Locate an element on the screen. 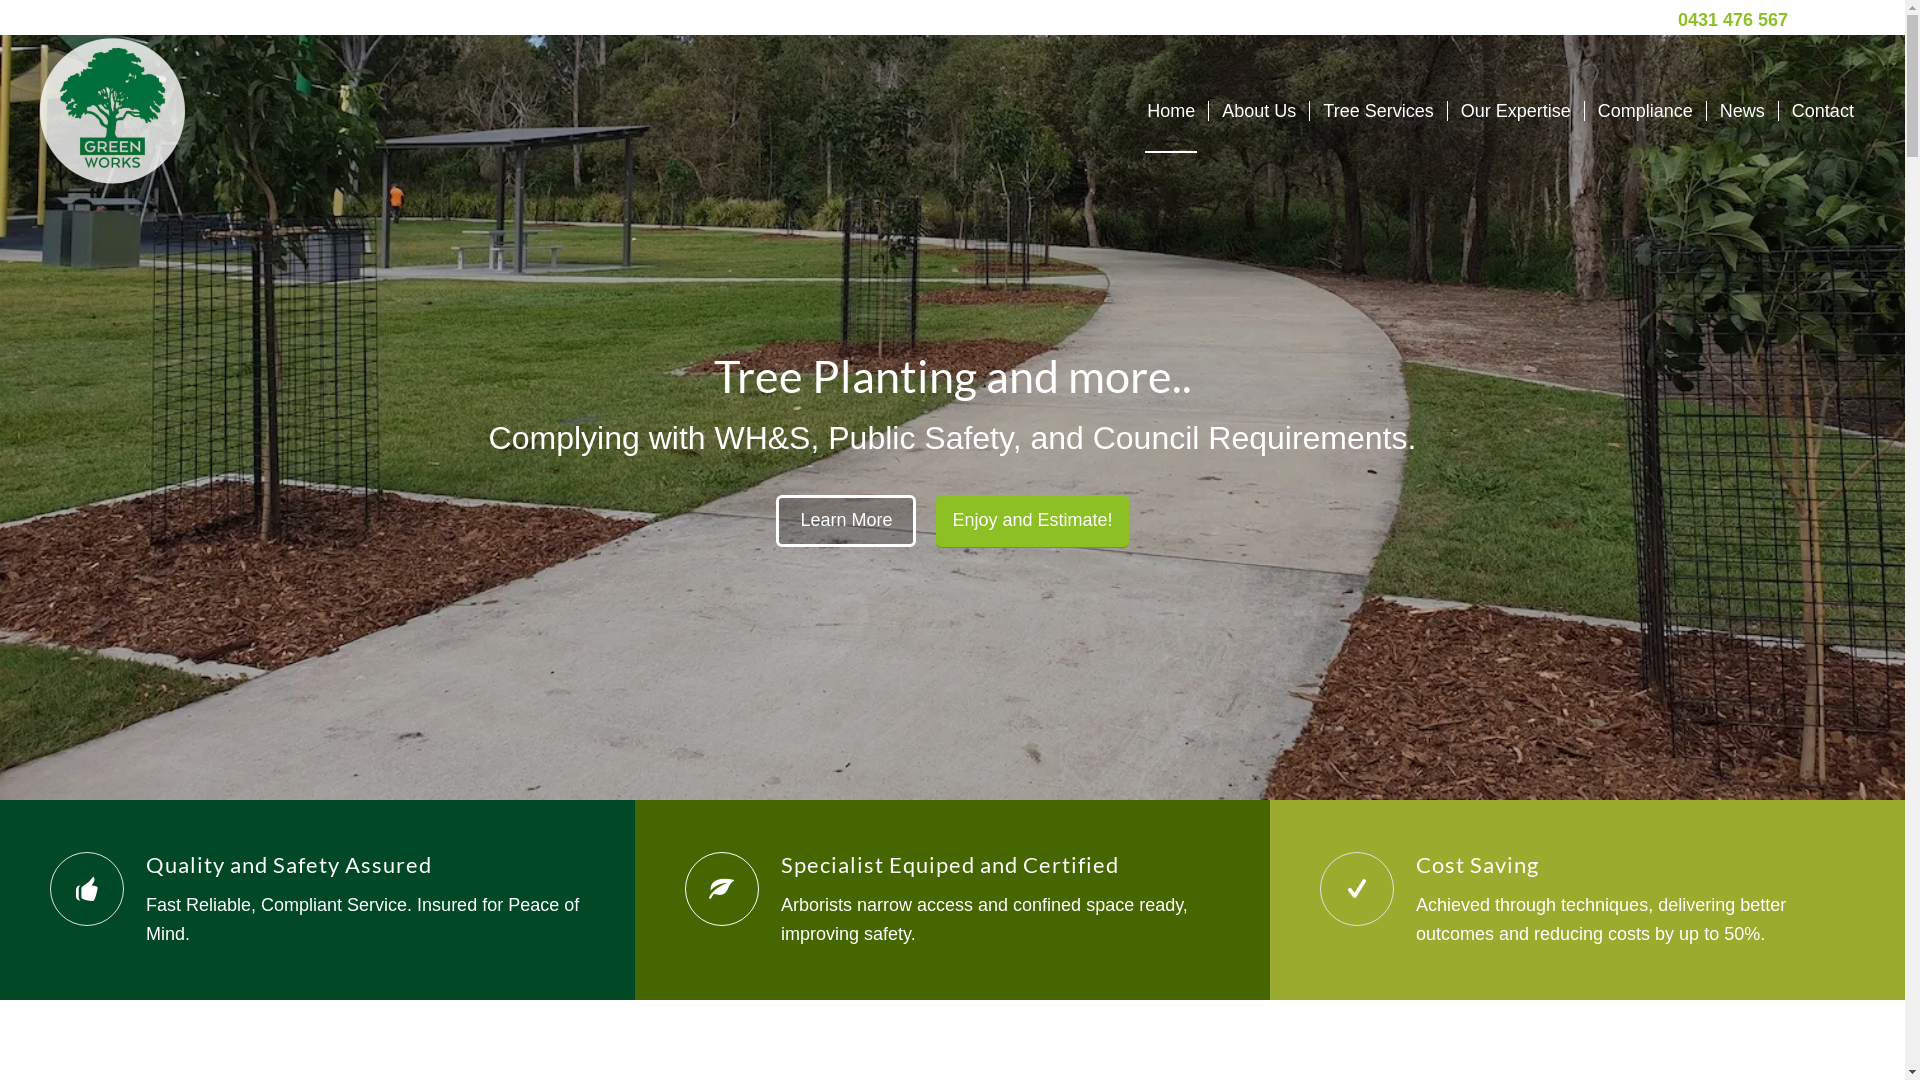 The width and height of the screenshot is (1920, 1080). 'Tree Services' is located at coordinates (1376, 111).